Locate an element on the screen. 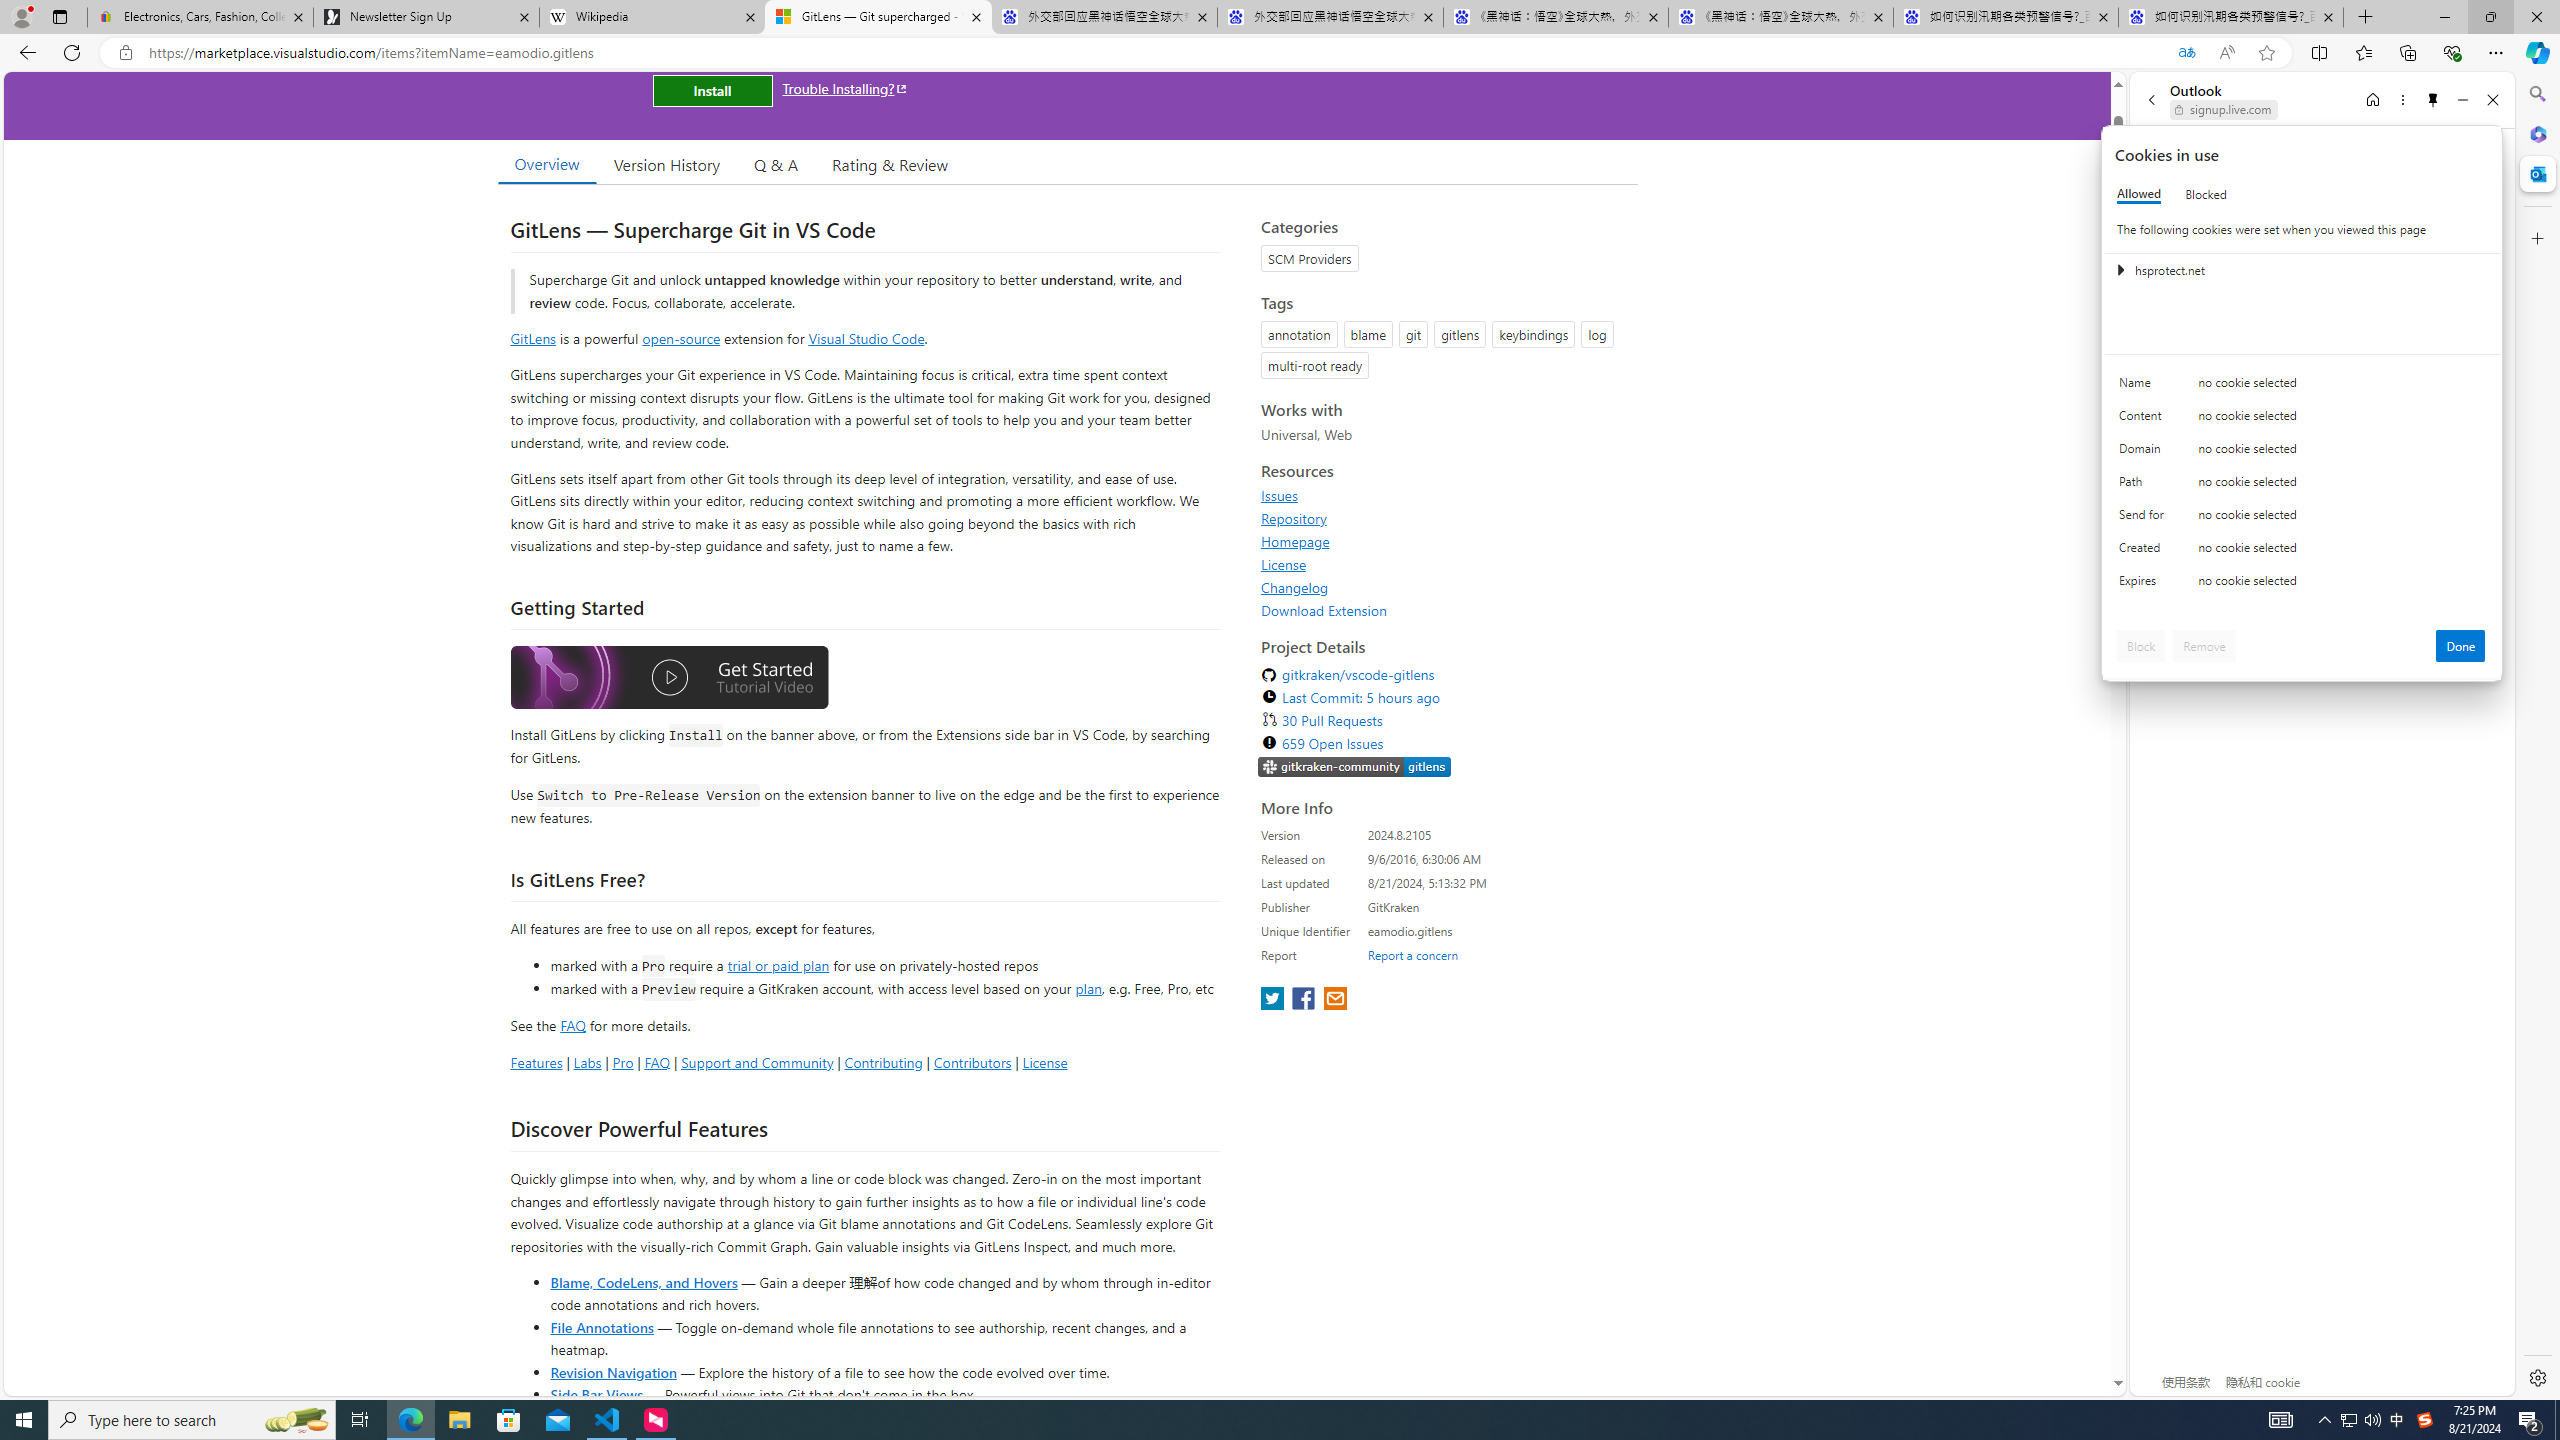 The height and width of the screenshot is (1440, 2560). 'https://slack.gitkraken.com//' is located at coordinates (1353, 766).